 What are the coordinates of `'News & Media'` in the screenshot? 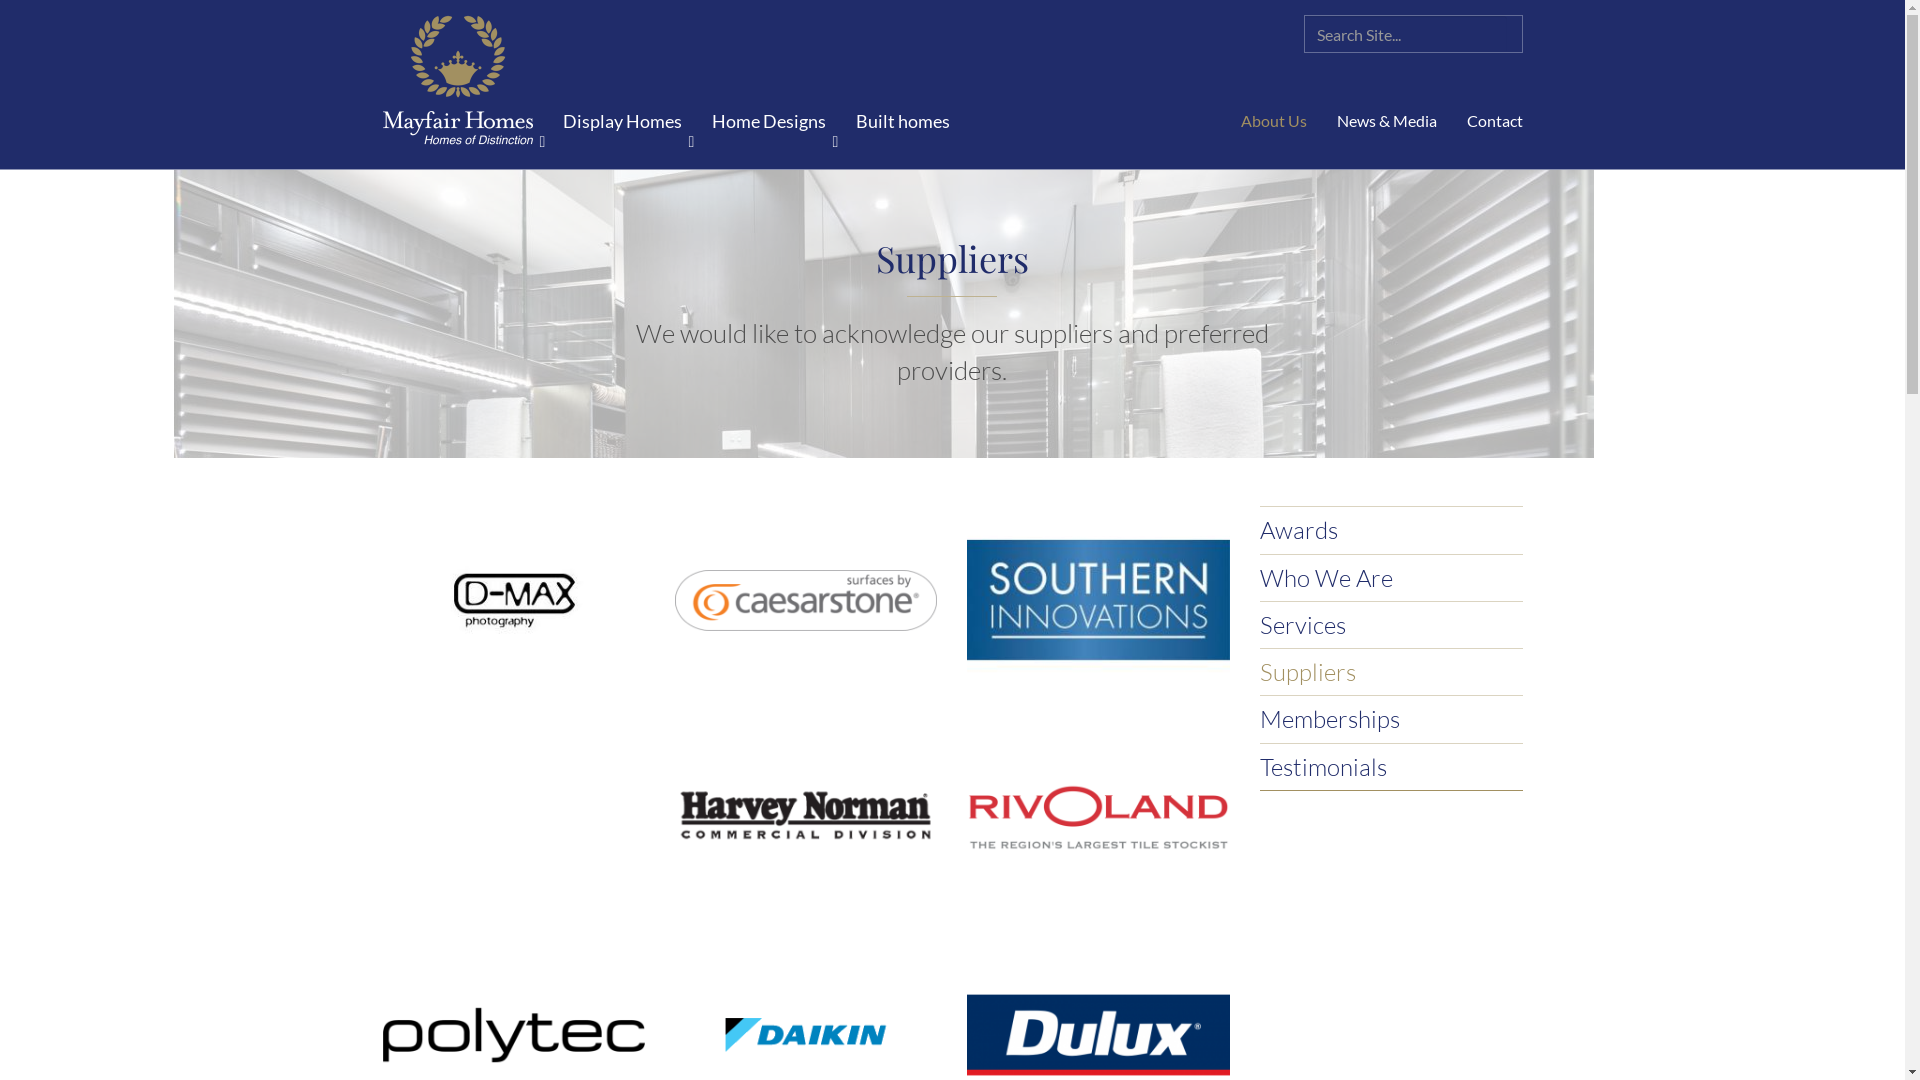 It's located at (1386, 120).